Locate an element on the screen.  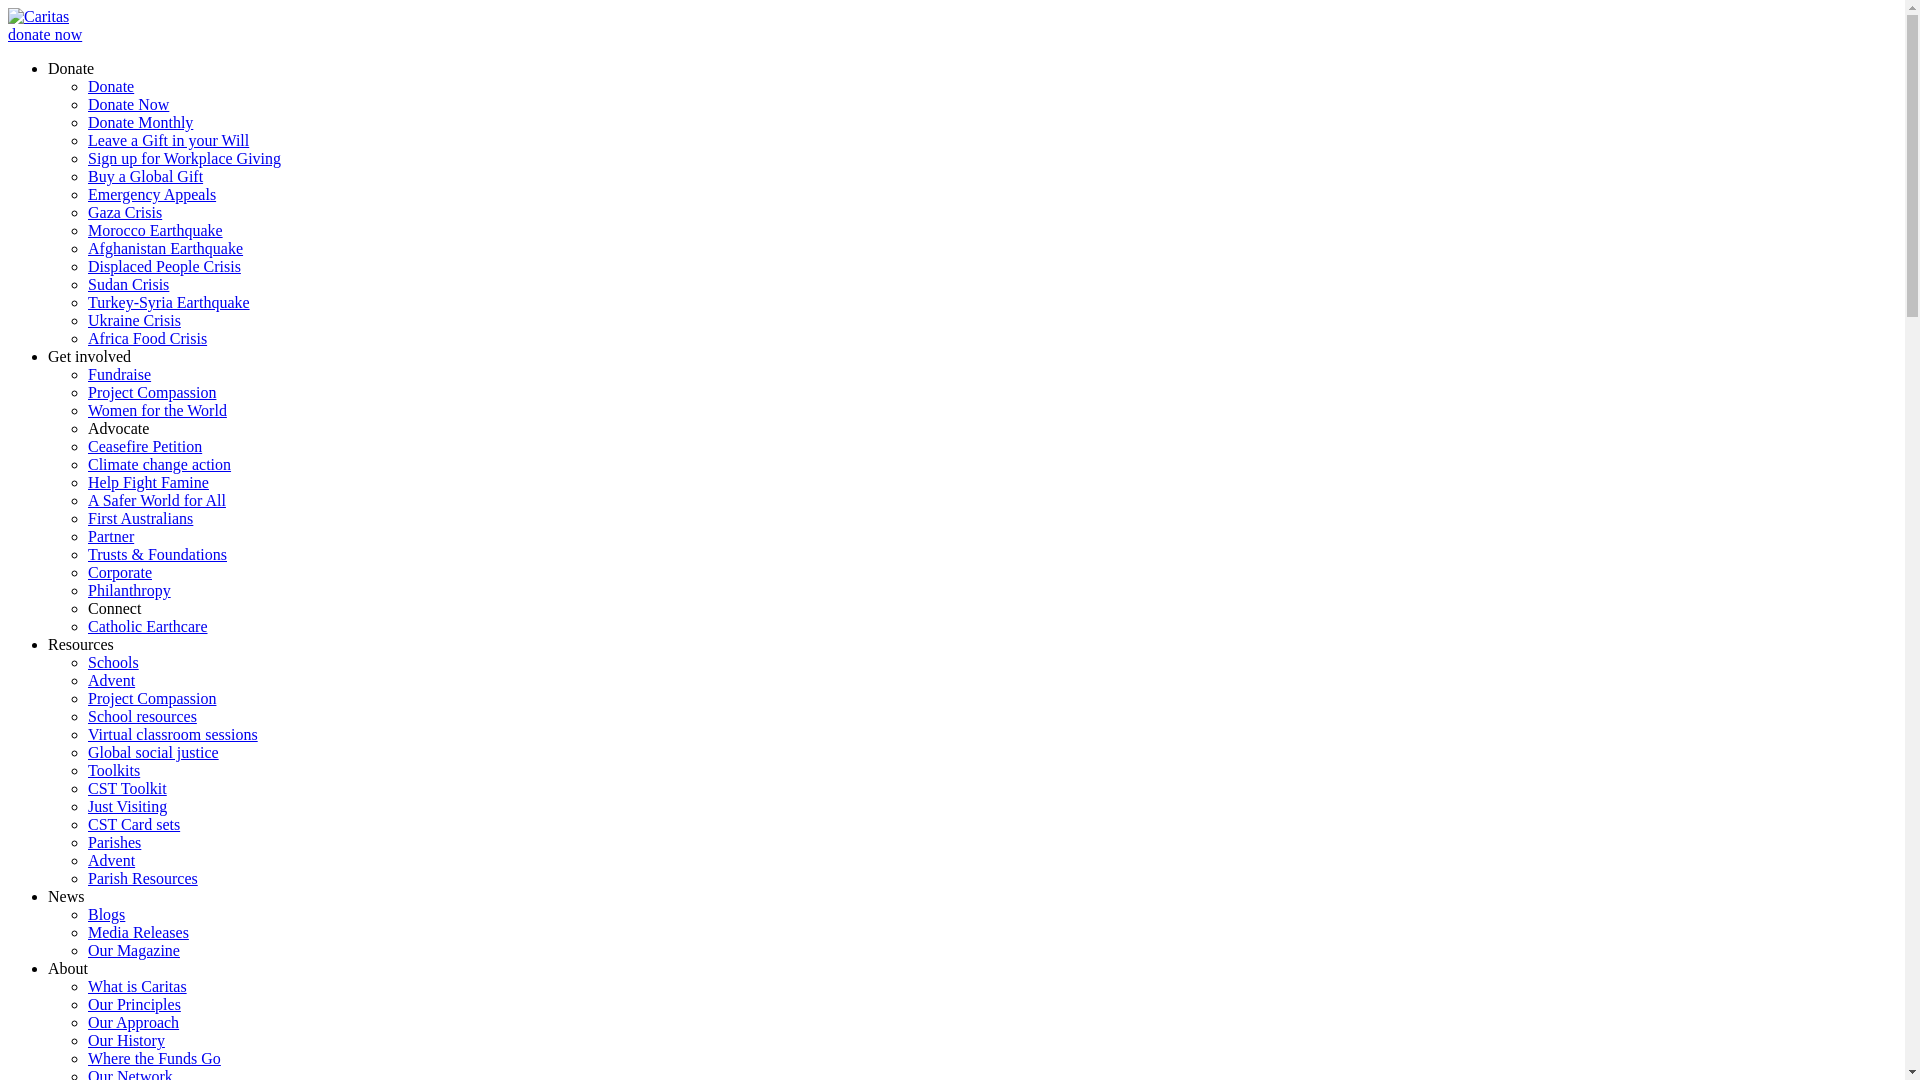
'Philanthropy' is located at coordinates (86, 589).